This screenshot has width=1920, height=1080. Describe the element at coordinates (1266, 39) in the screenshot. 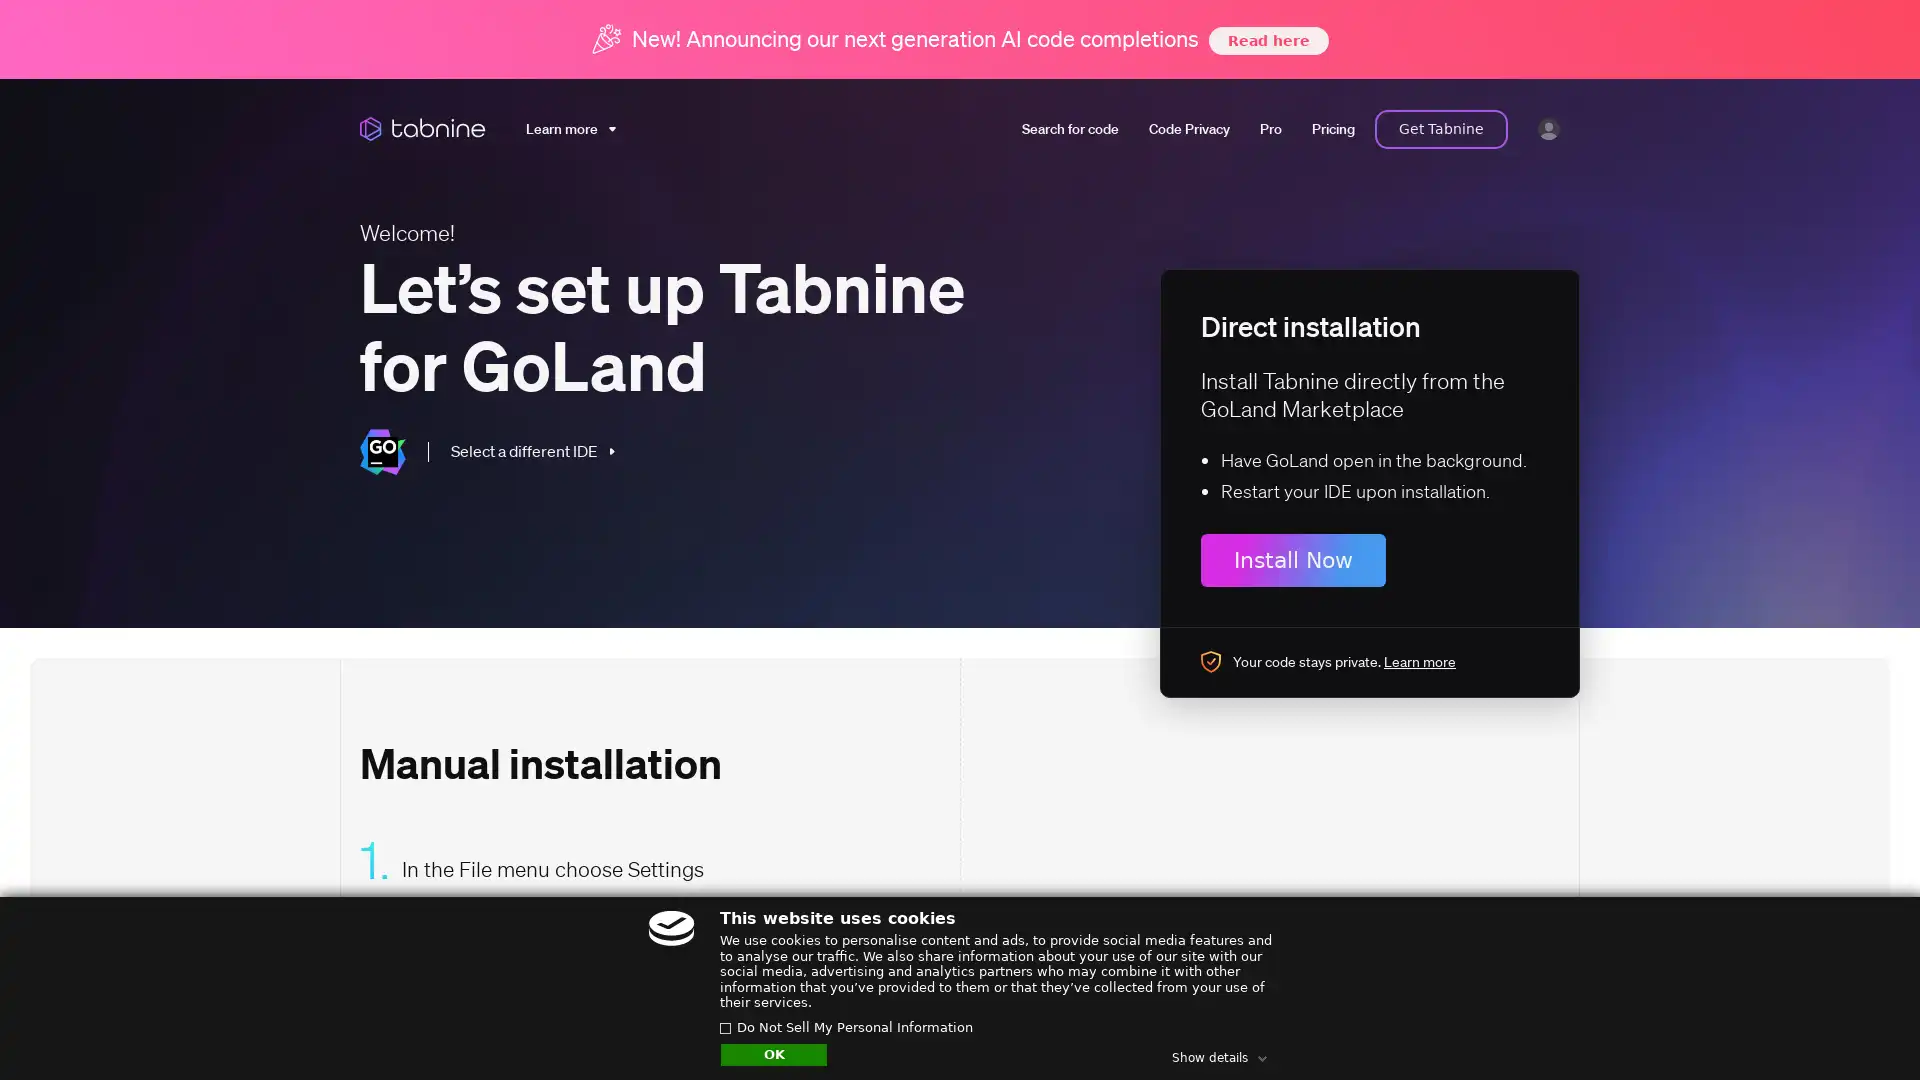

I see `Read here` at that location.